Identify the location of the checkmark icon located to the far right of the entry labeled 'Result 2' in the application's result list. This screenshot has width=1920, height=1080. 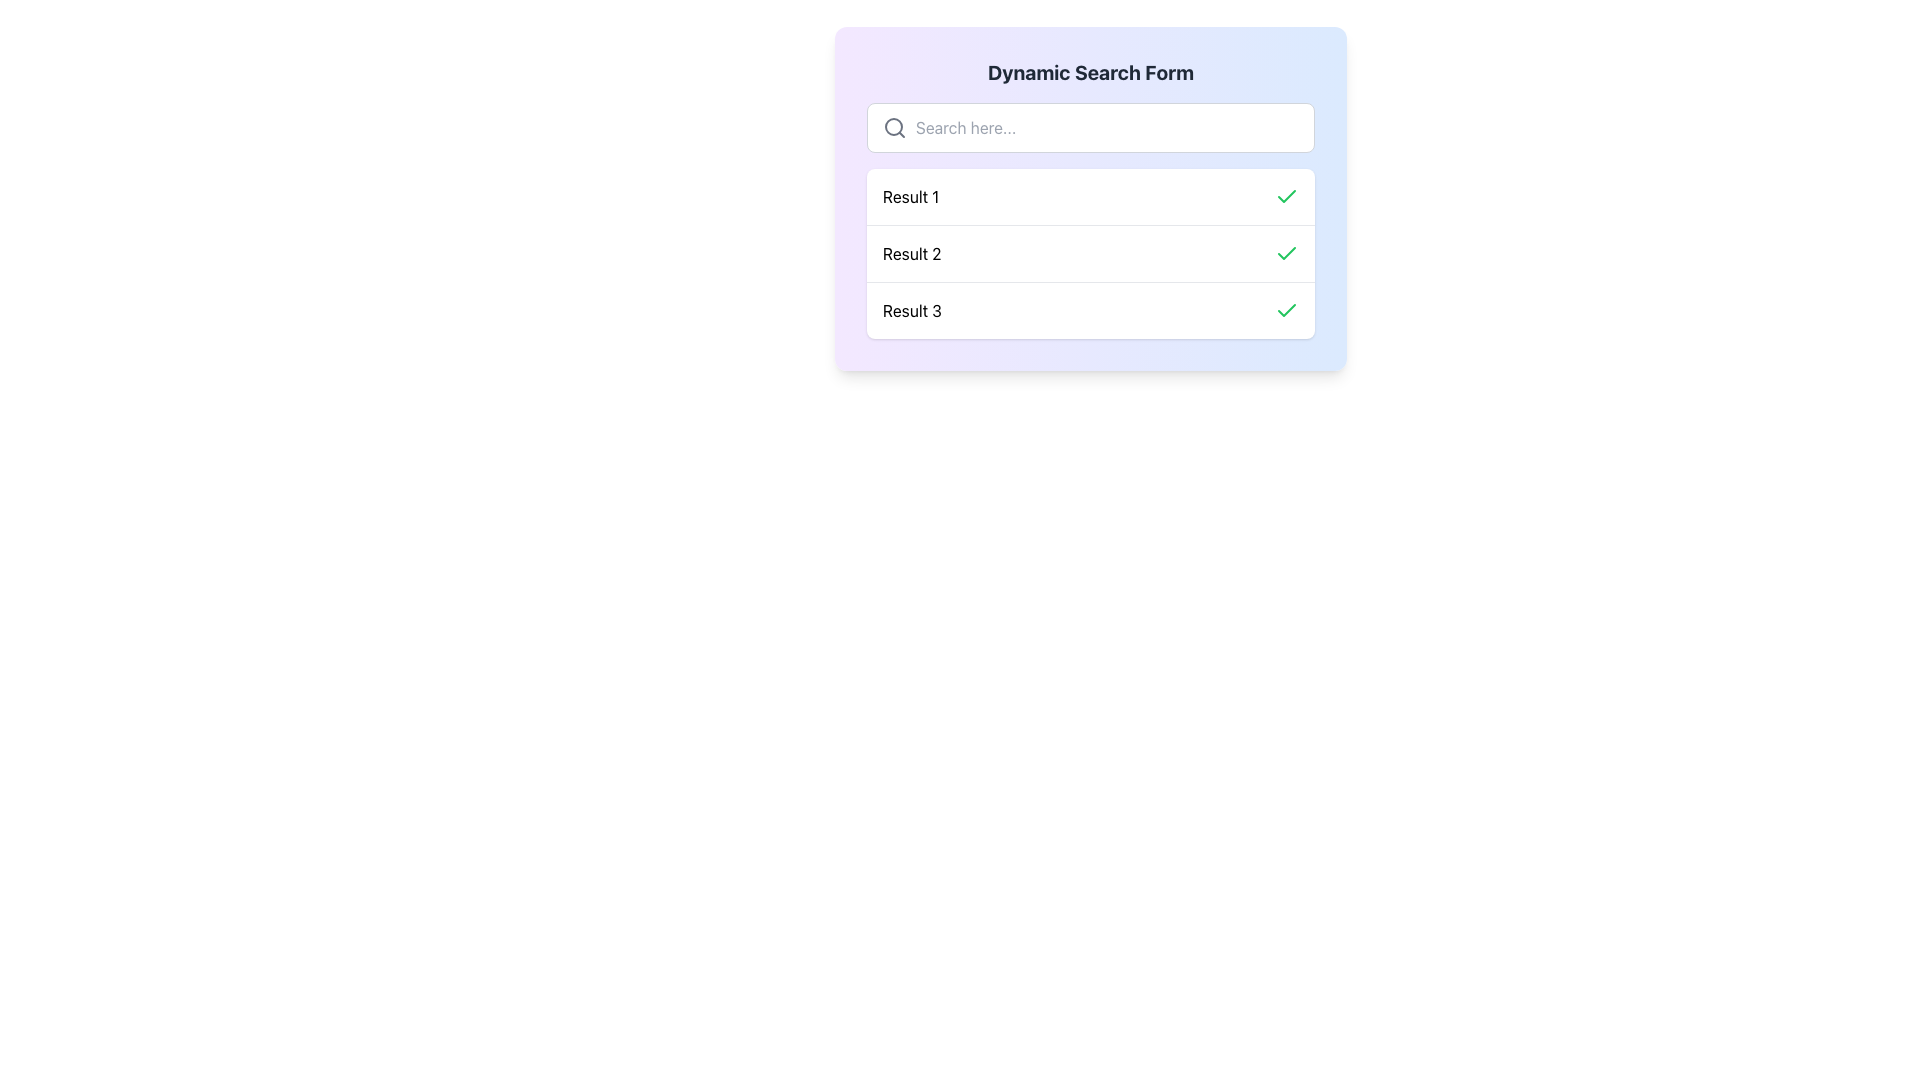
(1286, 309).